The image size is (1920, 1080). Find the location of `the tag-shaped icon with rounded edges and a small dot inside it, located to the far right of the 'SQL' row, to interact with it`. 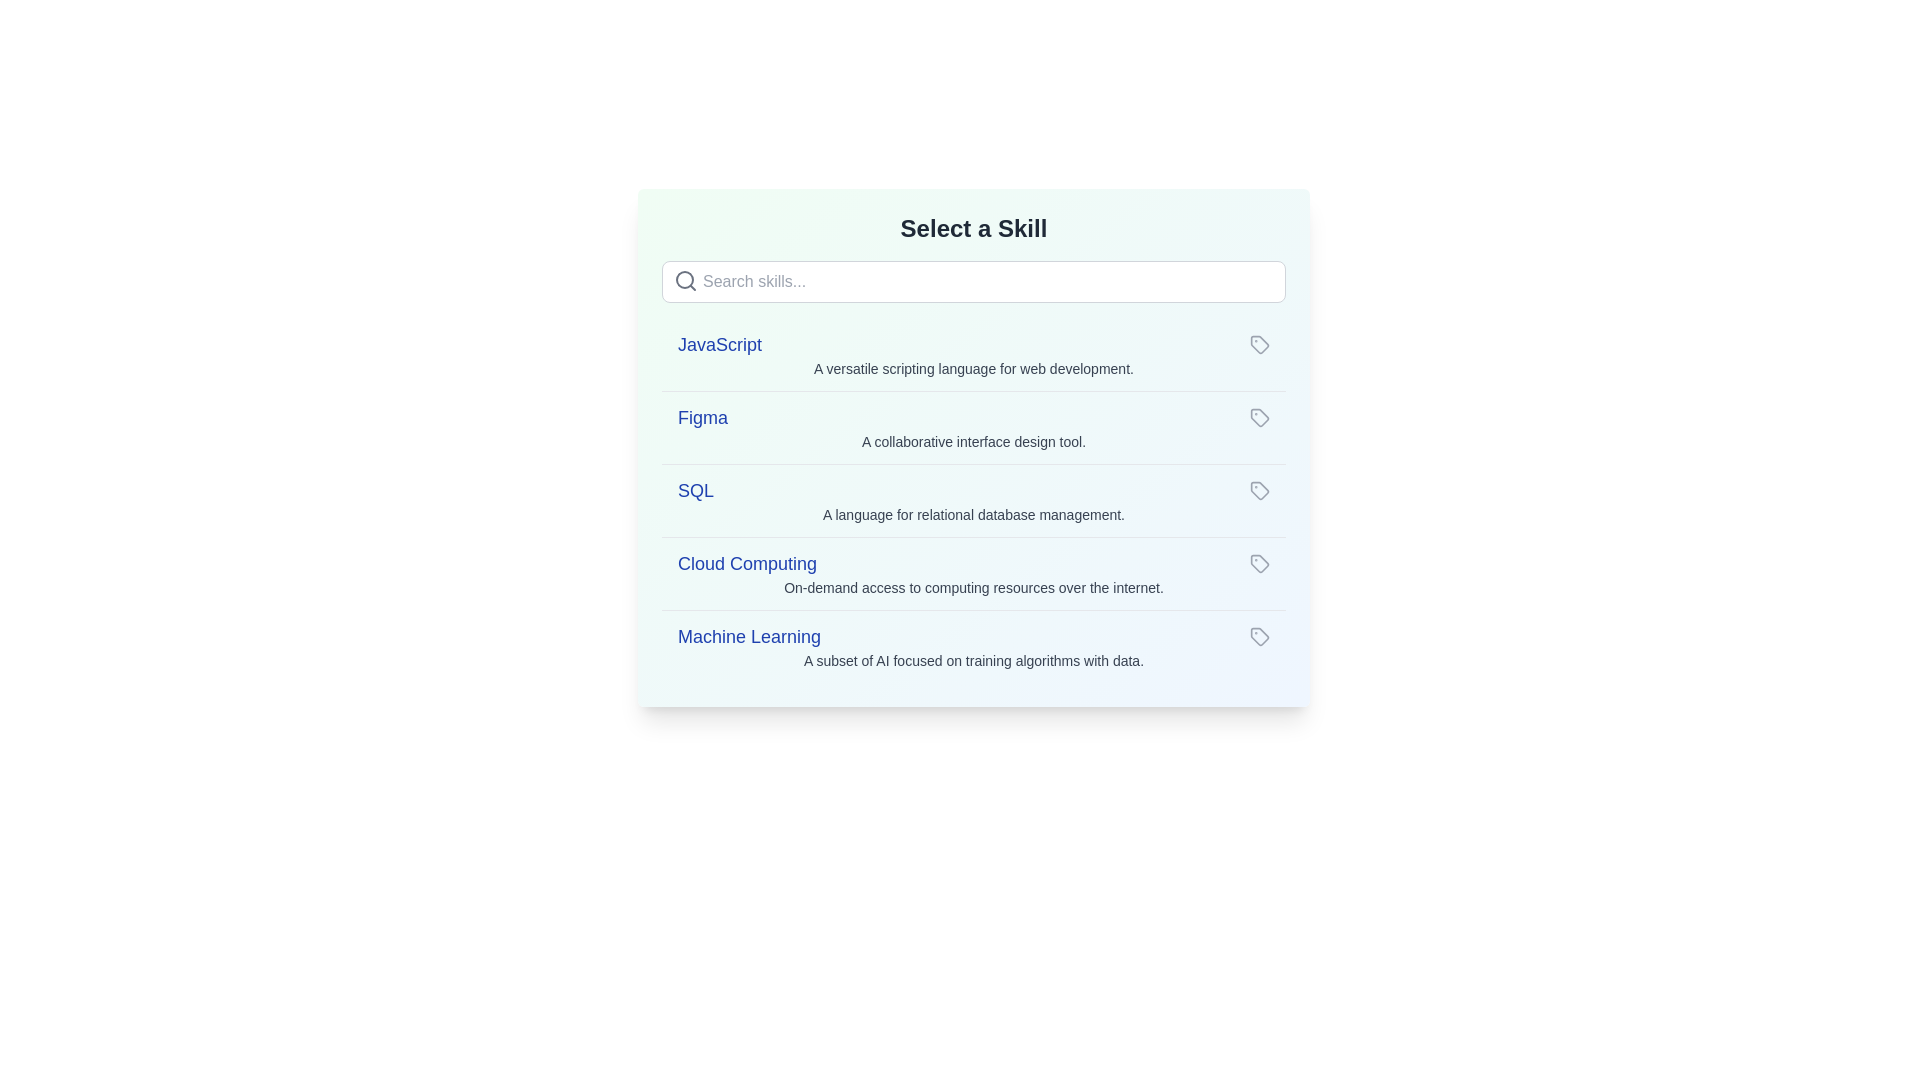

the tag-shaped icon with rounded edges and a small dot inside it, located to the far right of the 'SQL' row, to interact with it is located at coordinates (1258, 490).